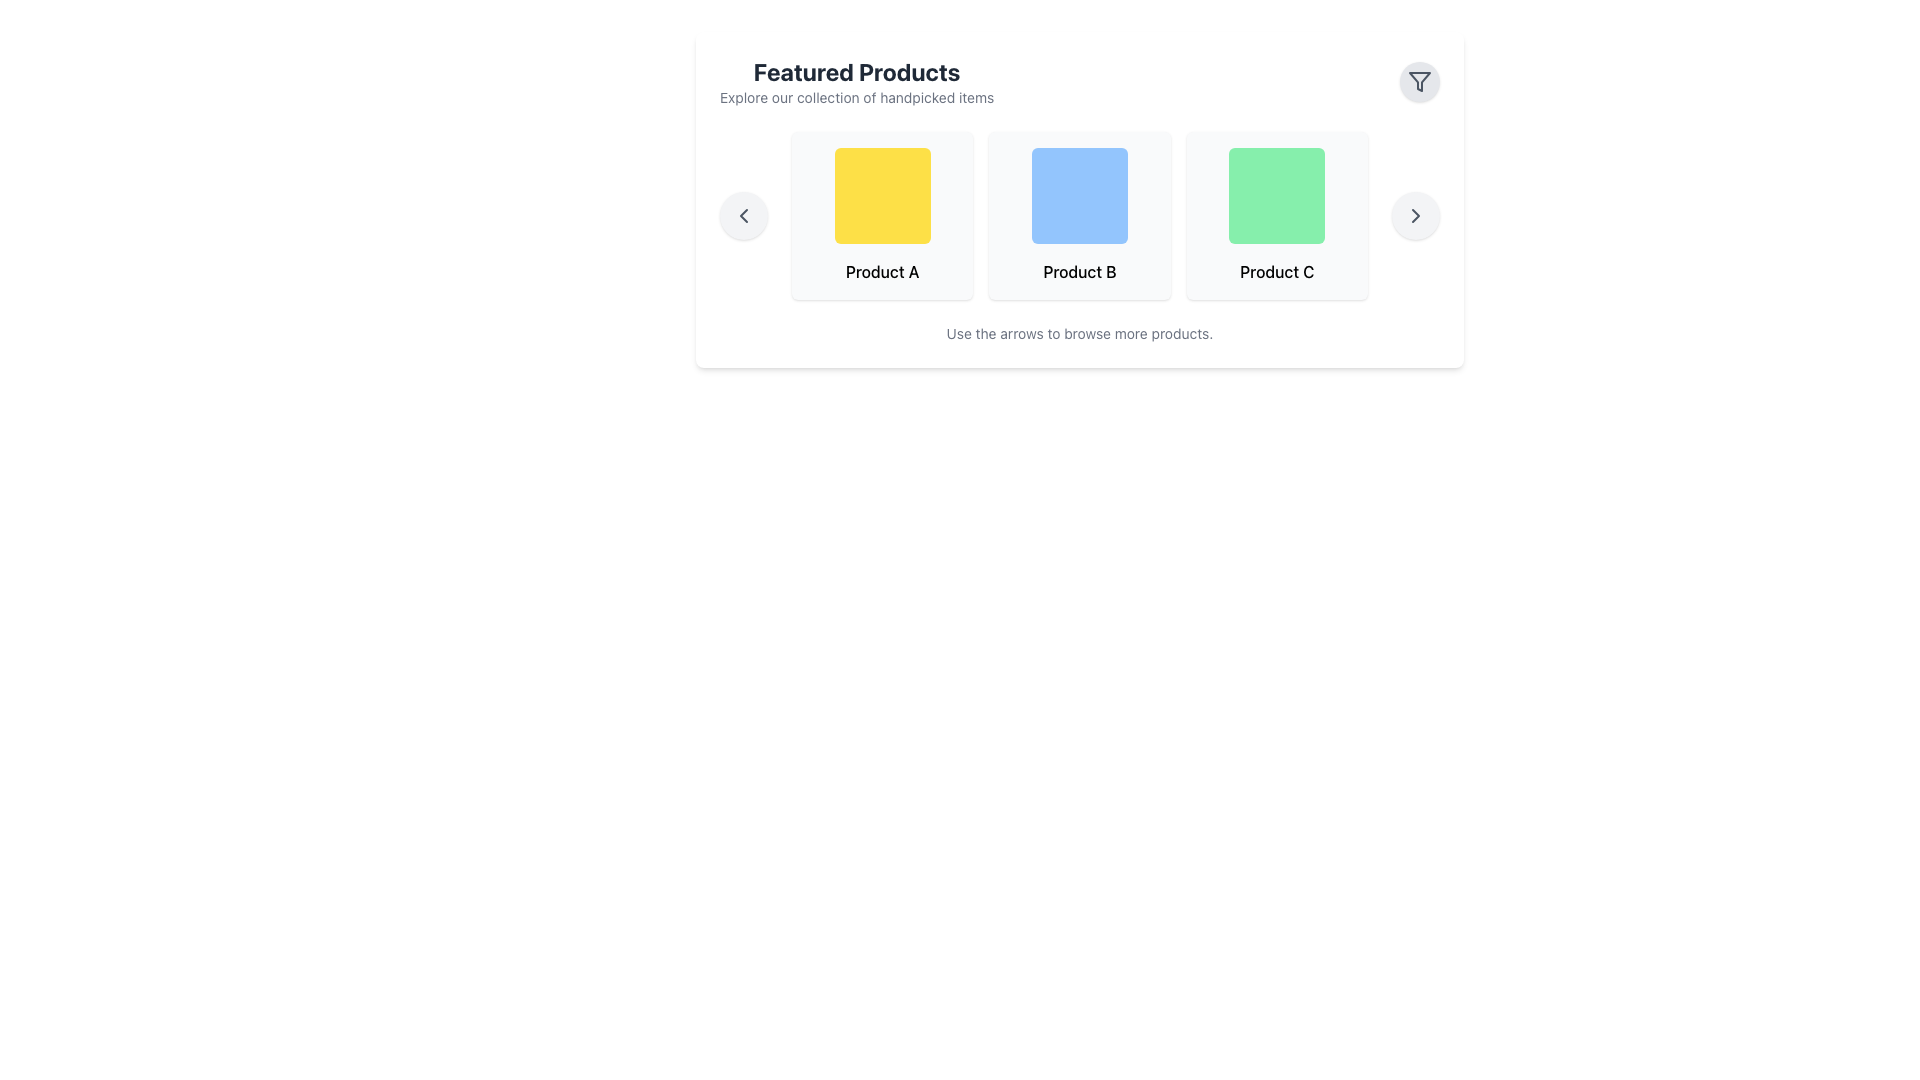  I want to click on the decorative block with a light blue background located near the title 'Product B', so click(1079, 196).